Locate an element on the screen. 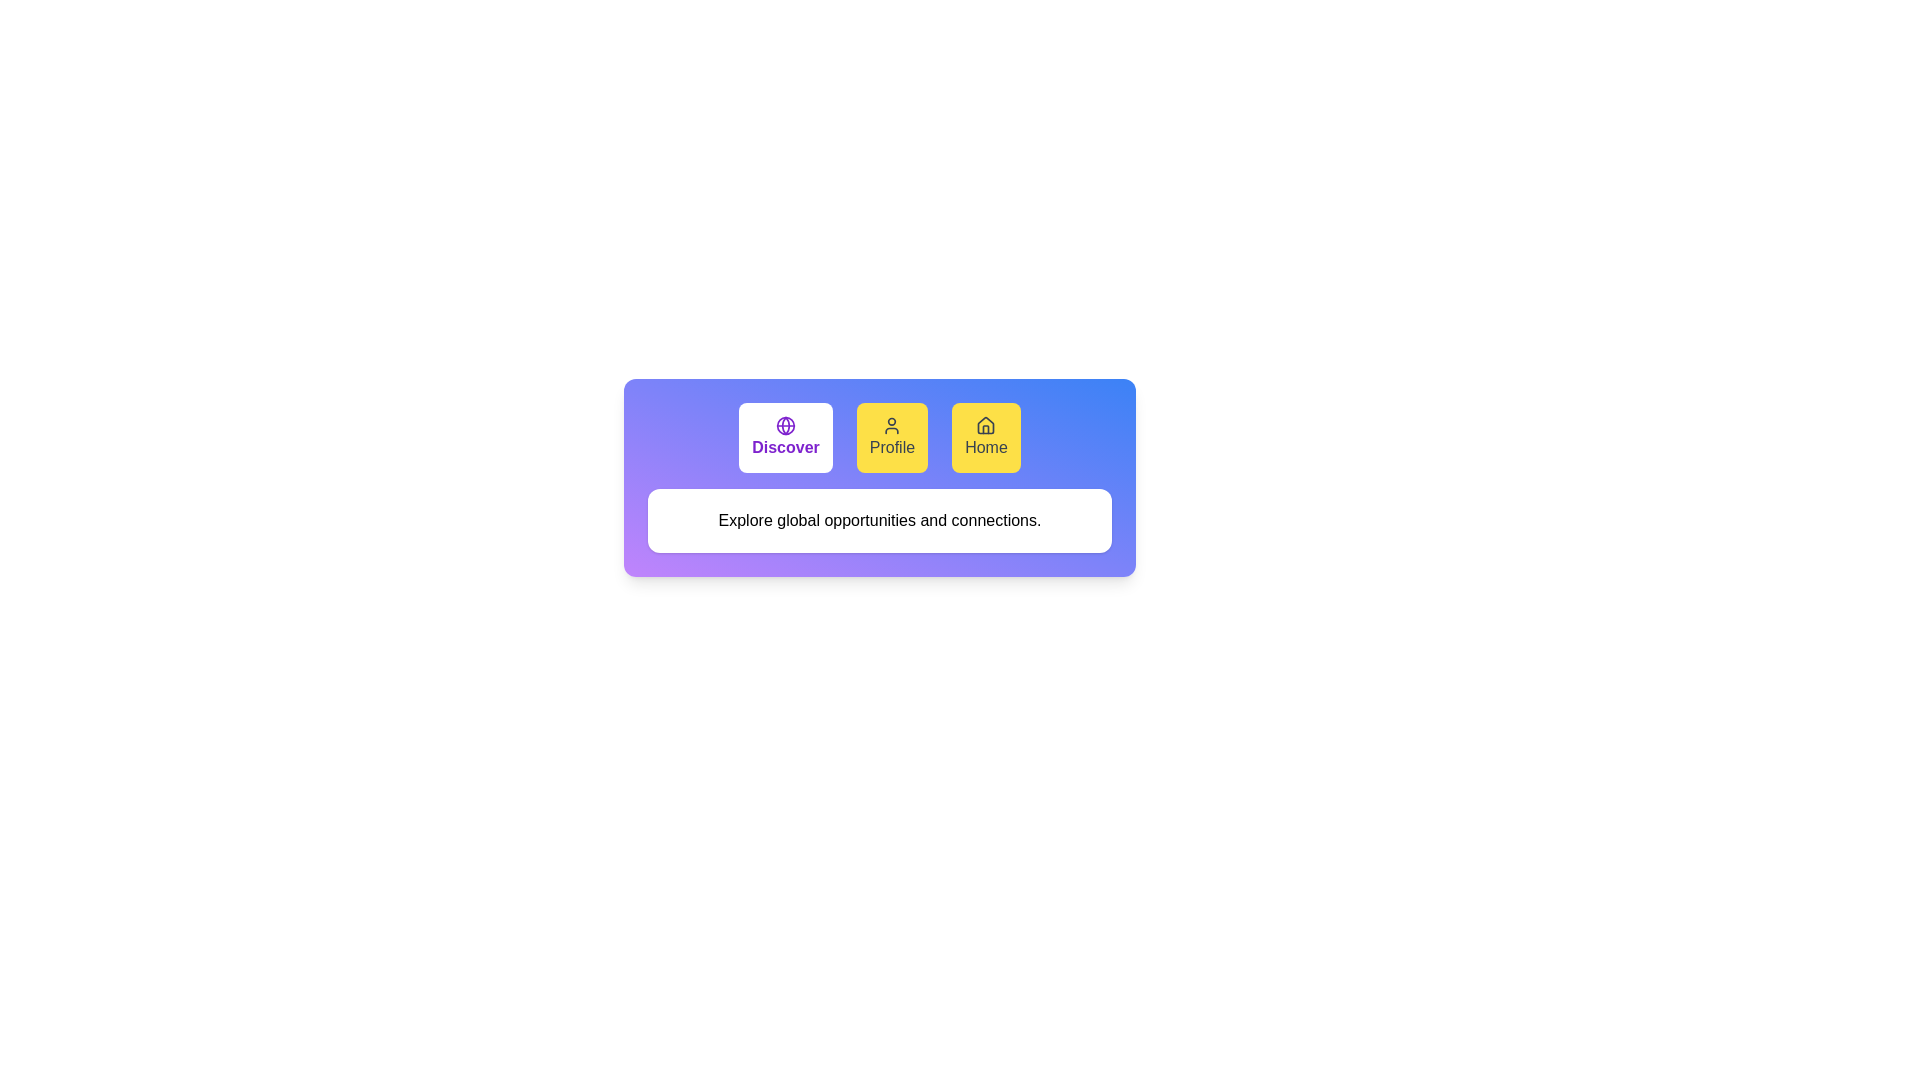  the globe icon portion of the 'Discover' button, which is styled in purple and white and located at the top left of the button group is located at coordinates (785, 424).